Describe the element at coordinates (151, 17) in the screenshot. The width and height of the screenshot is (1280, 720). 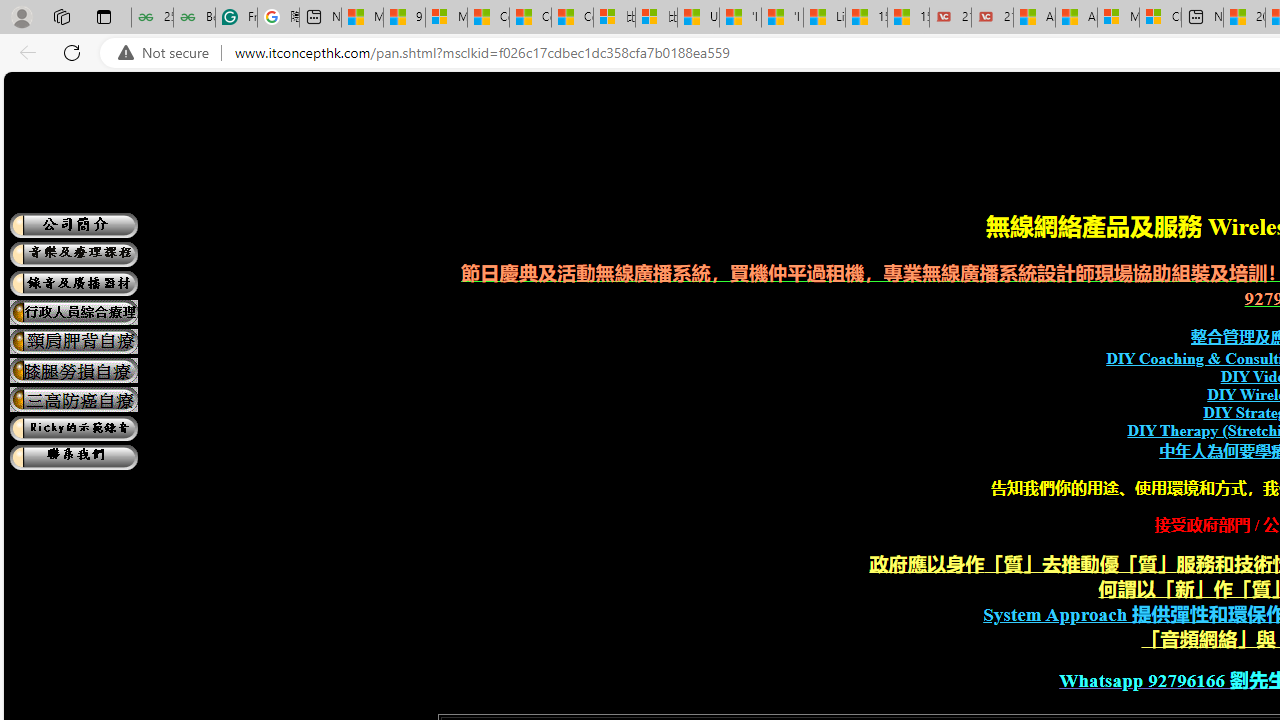
I see `'25 Basic Linux Commands For Beginners - GeeksforGeeks'` at that location.